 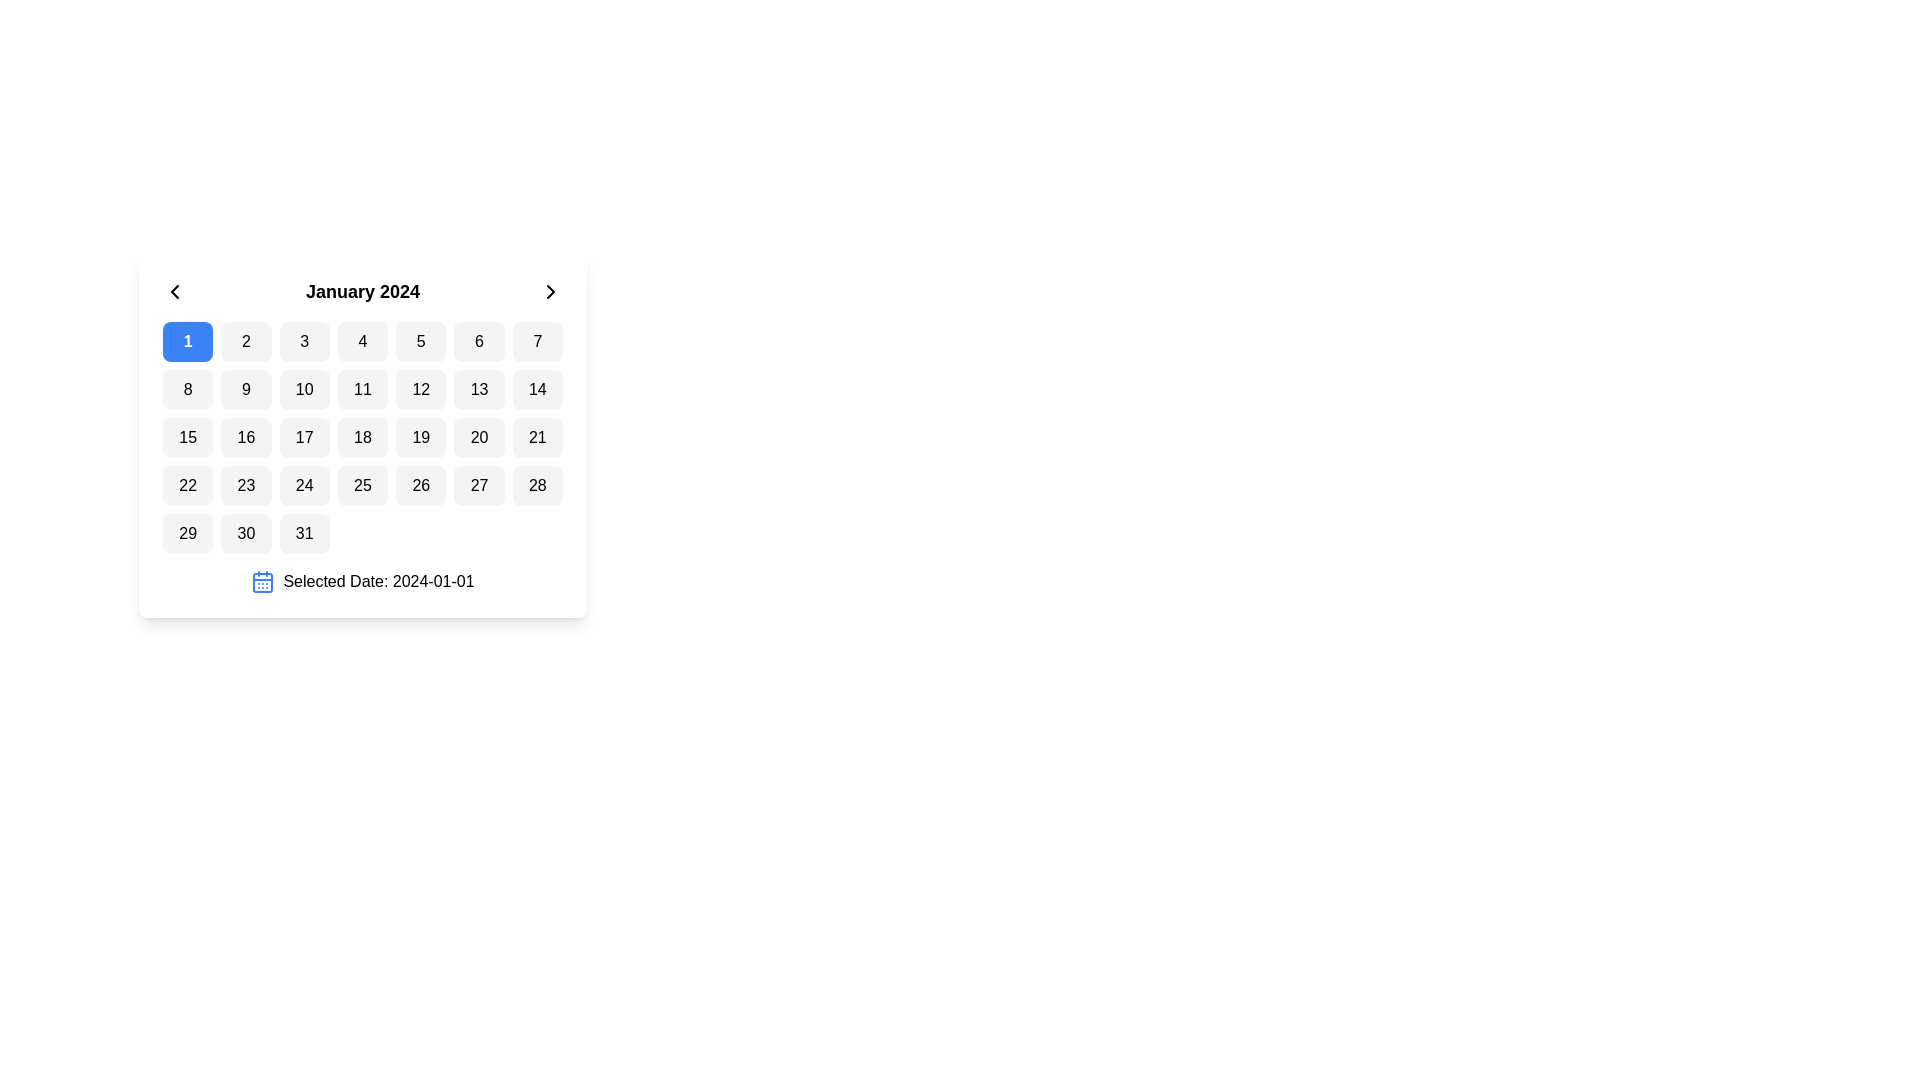 I want to click on the rounded rectangular button labeled '5' in the calendar grid, so click(x=420, y=341).